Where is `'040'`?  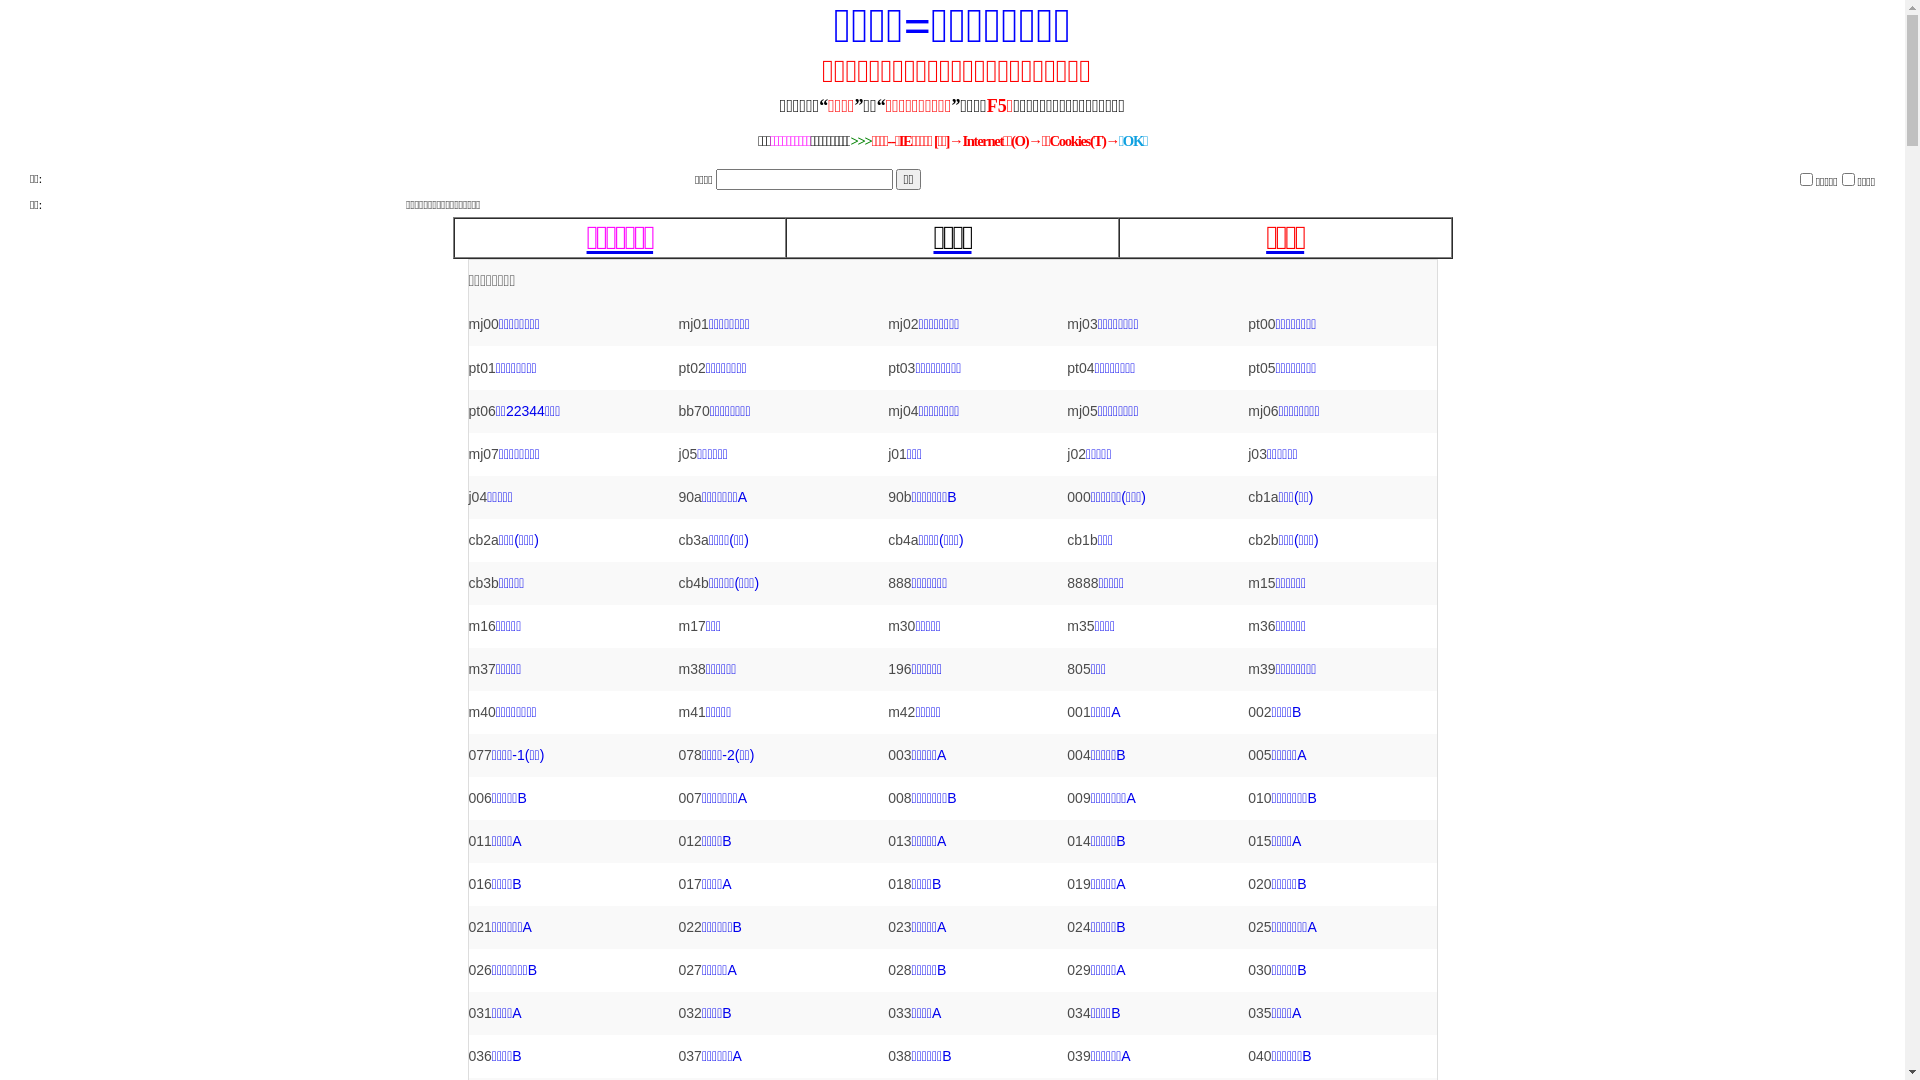
'040' is located at coordinates (1258, 1055).